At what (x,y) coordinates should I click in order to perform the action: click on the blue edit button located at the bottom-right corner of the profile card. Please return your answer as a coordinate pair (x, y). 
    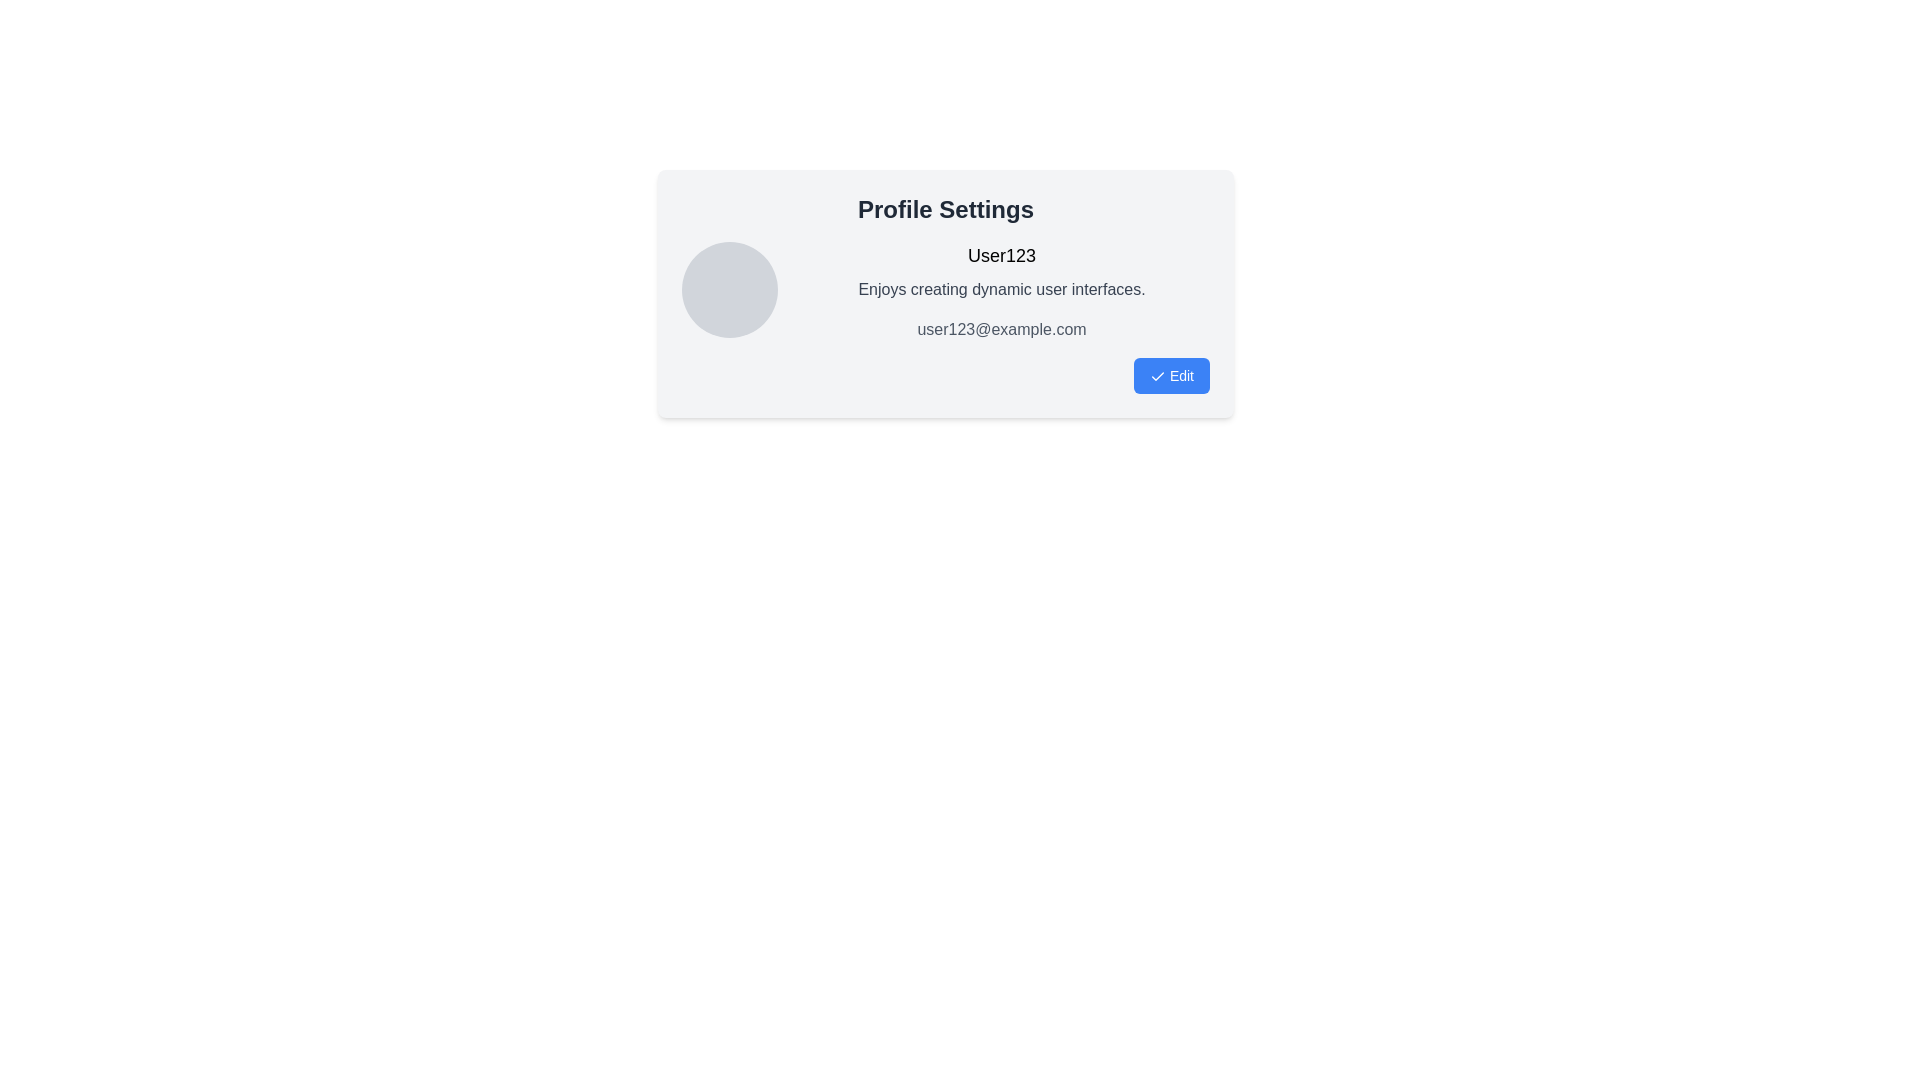
    Looking at the image, I should click on (1171, 375).